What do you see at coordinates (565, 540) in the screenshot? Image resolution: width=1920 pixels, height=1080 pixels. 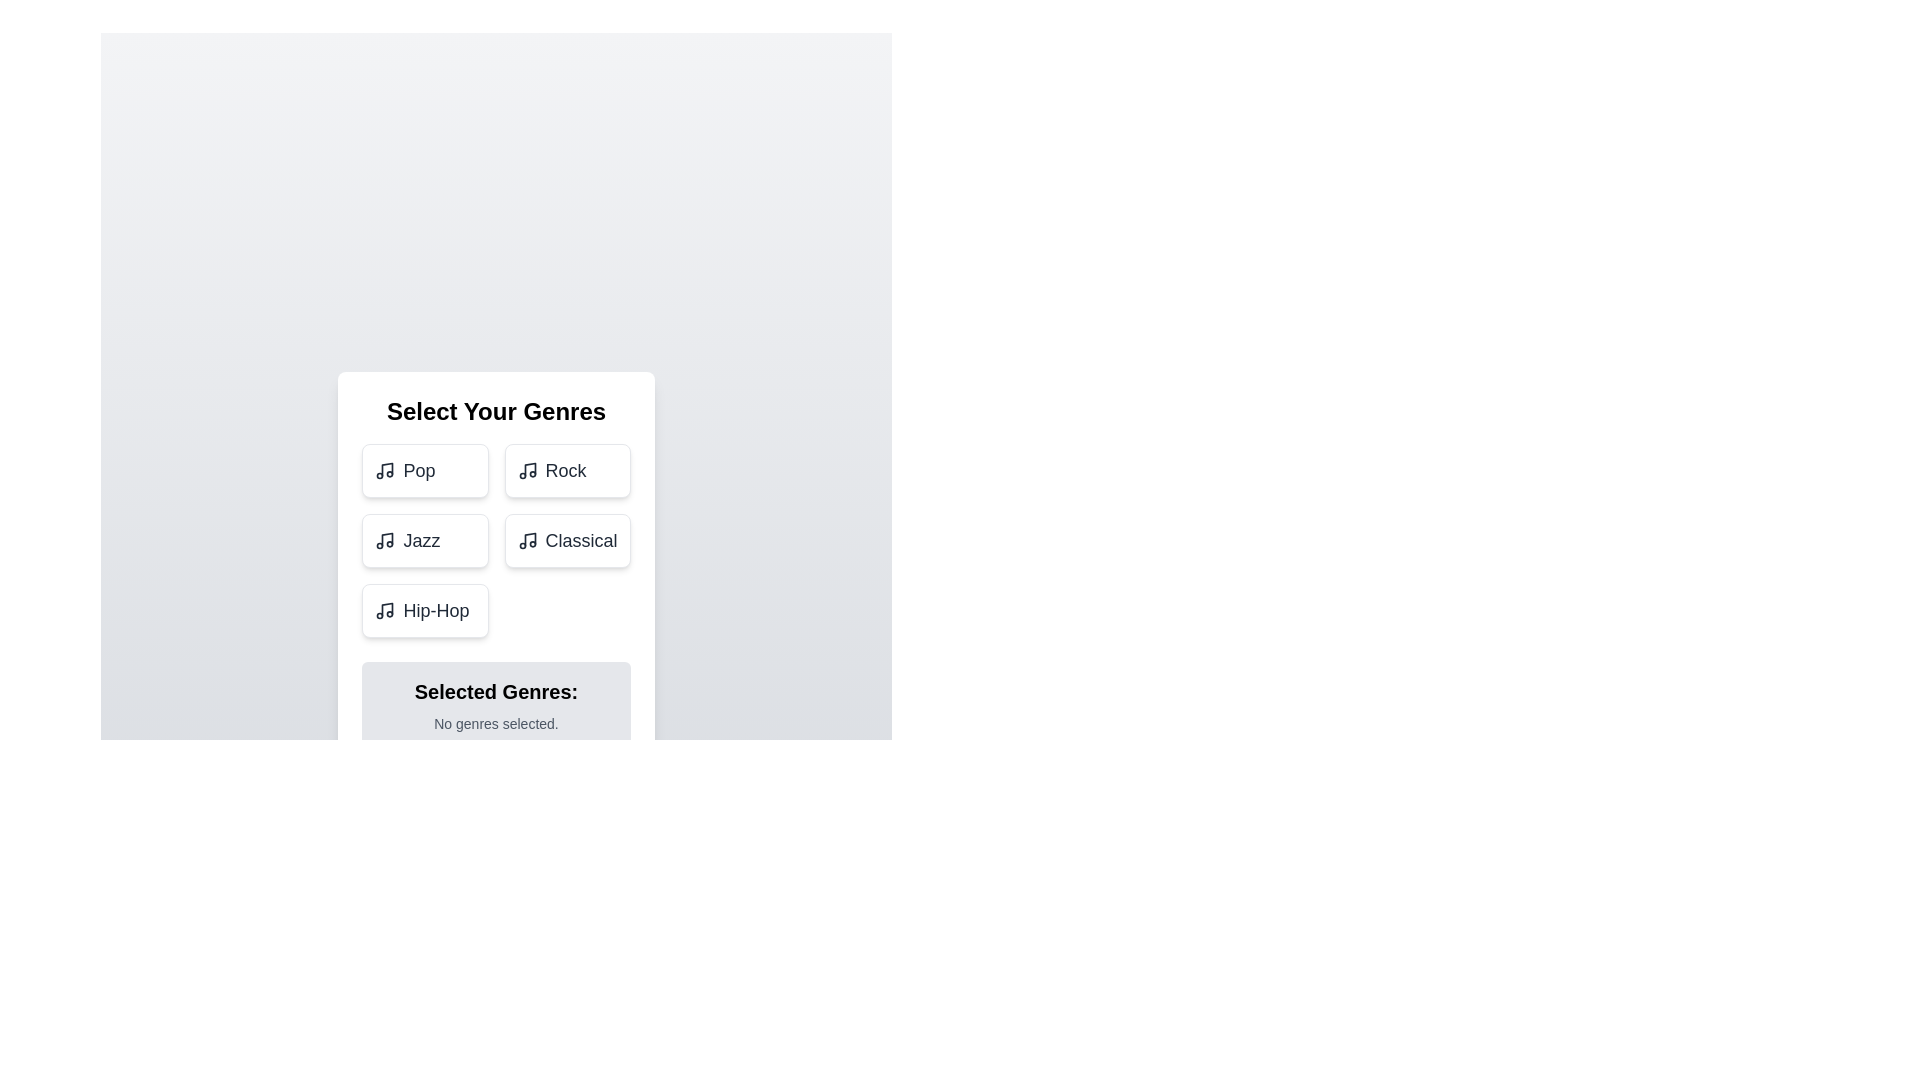 I see `the genre Classical` at bounding box center [565, 540].